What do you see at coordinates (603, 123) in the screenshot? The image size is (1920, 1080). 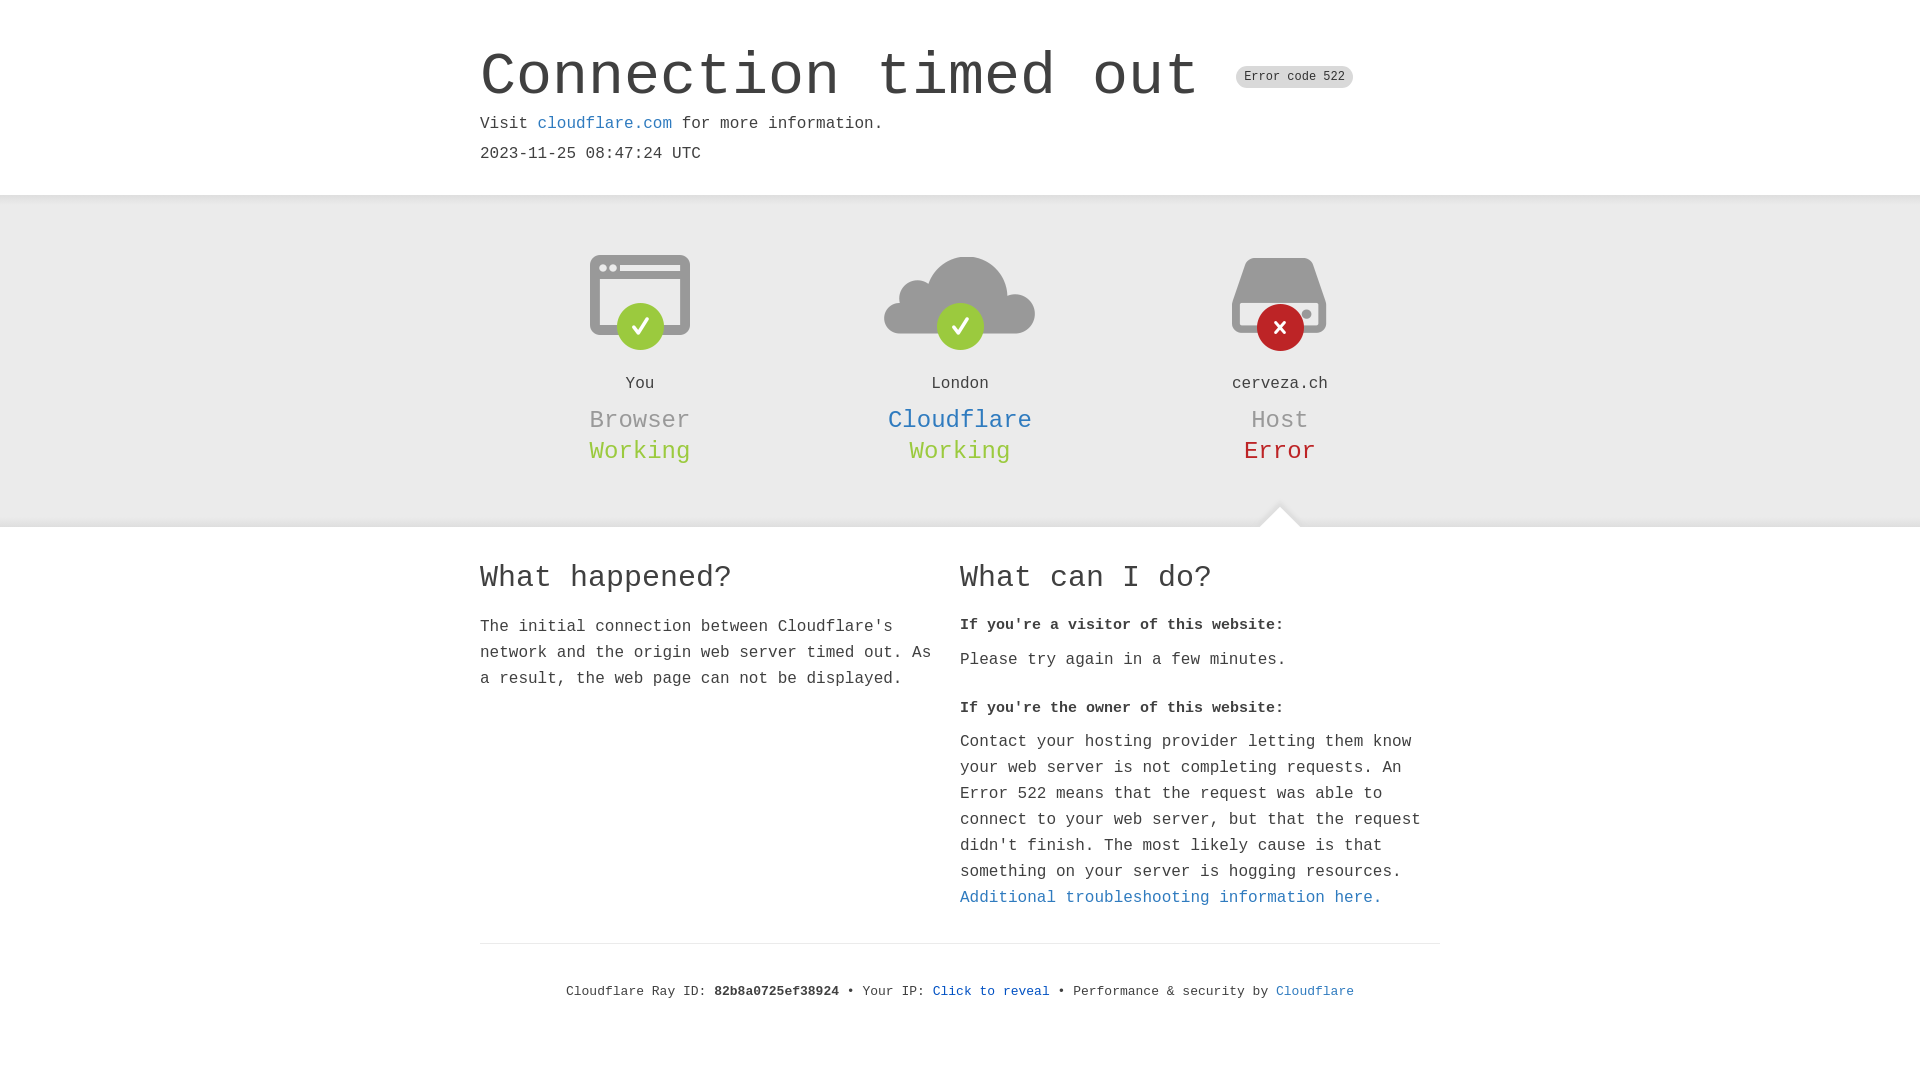 I see `'cloudflare.com'` at bounding box center [603, 123].